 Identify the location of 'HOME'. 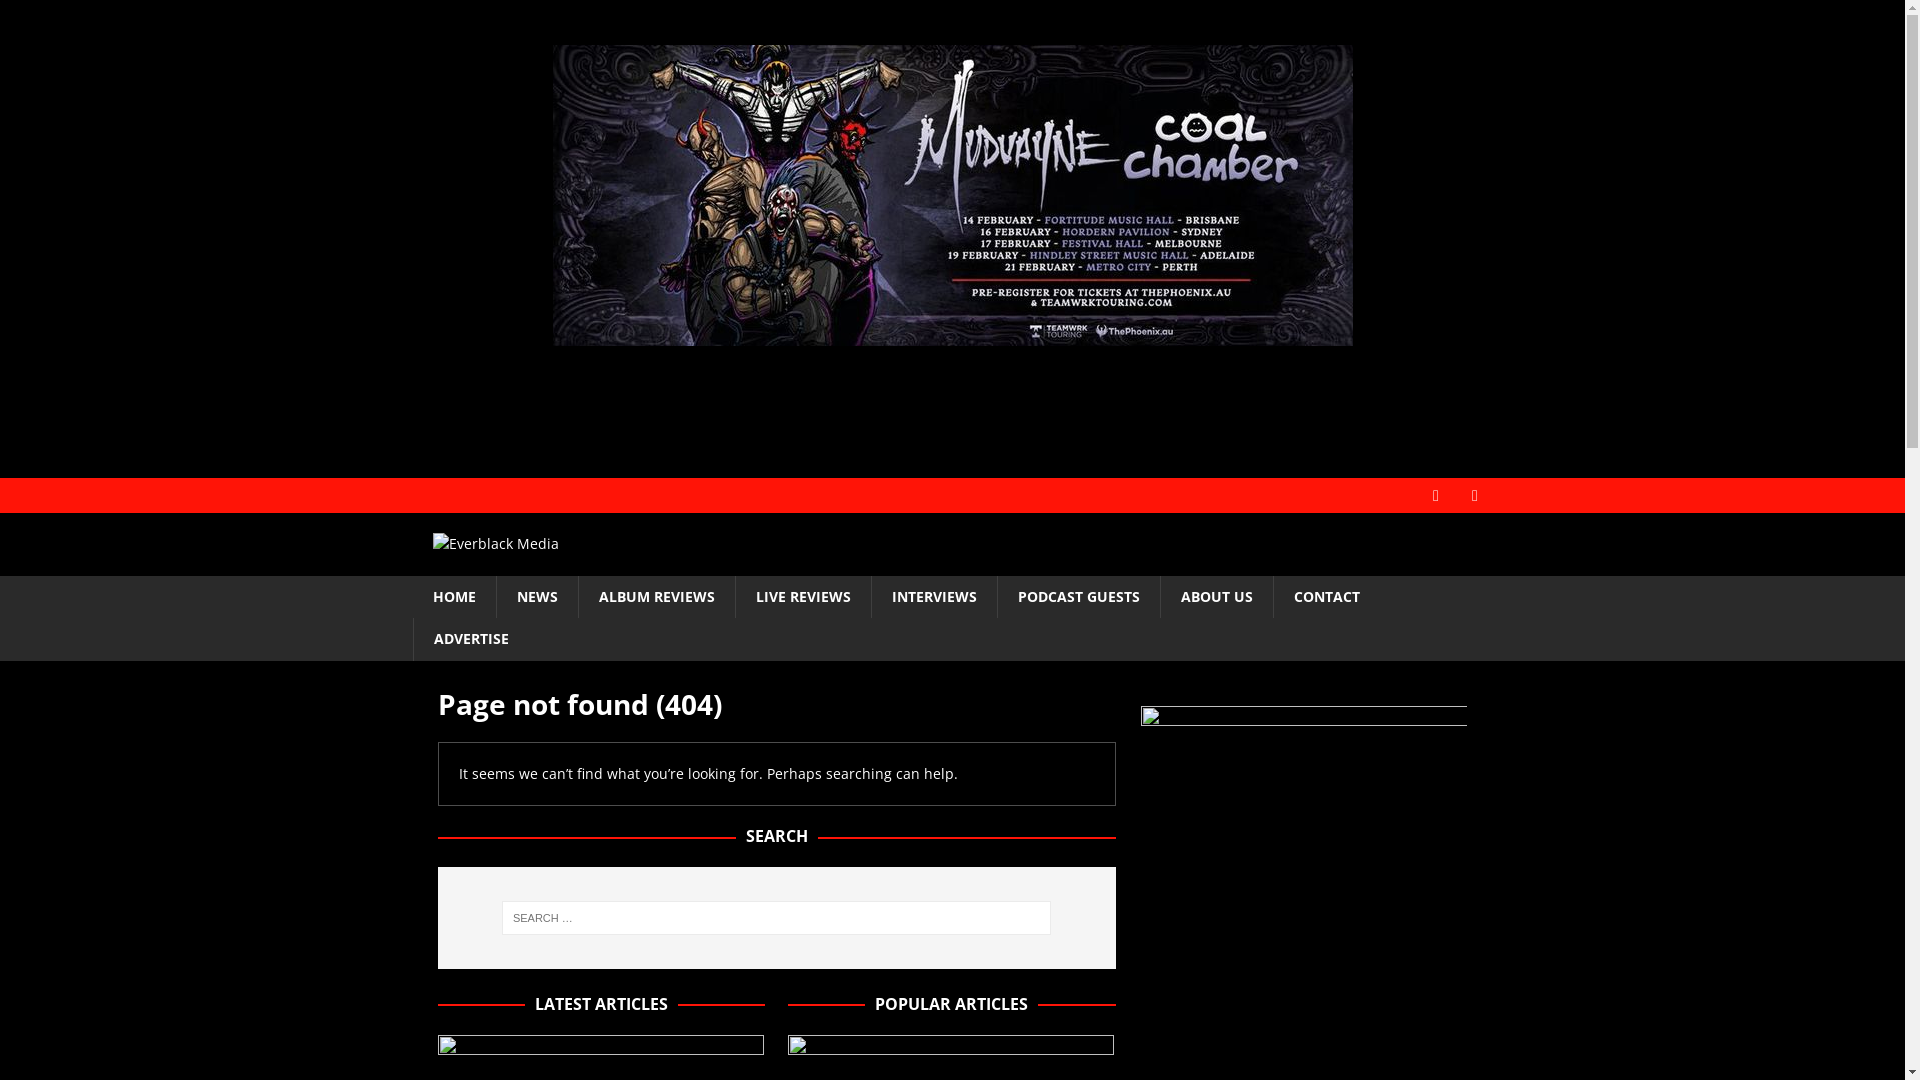
(411, 596).